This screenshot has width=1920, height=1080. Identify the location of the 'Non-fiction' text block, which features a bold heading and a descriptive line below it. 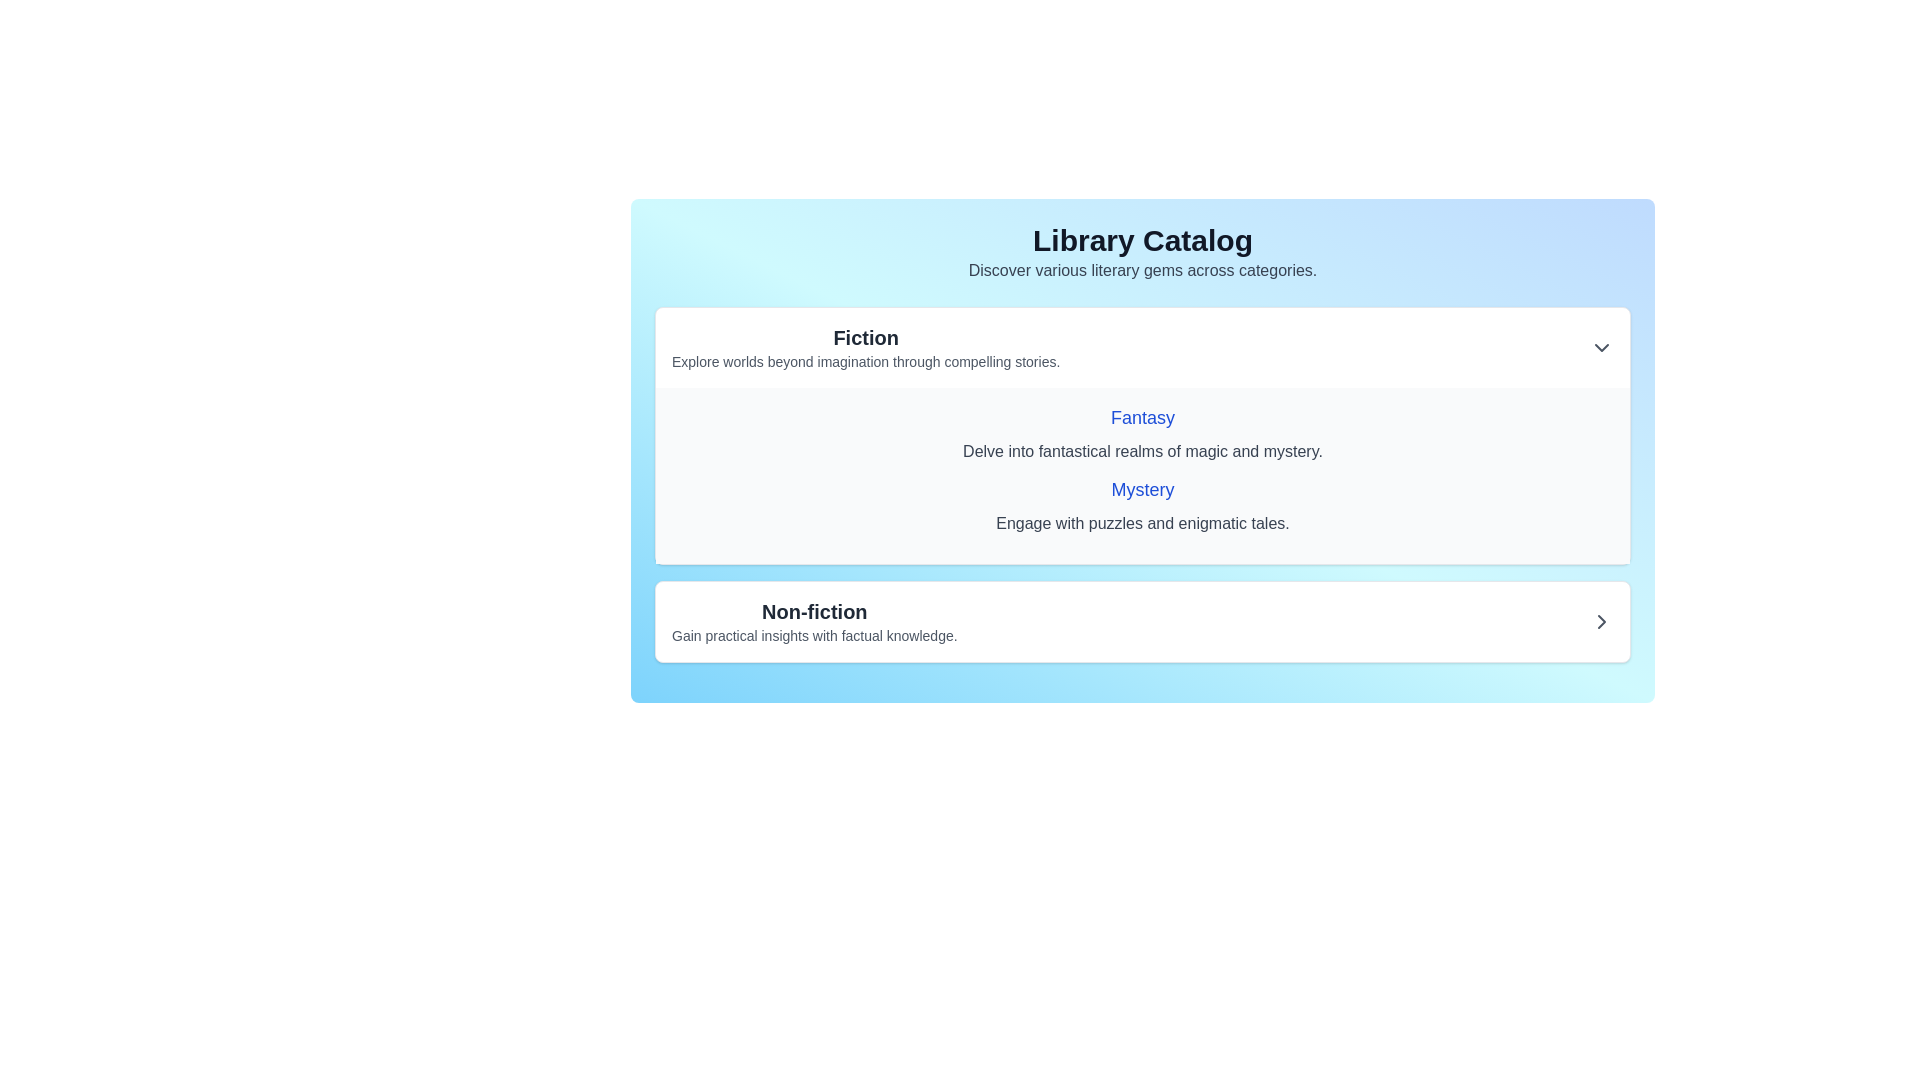
(814, 620).